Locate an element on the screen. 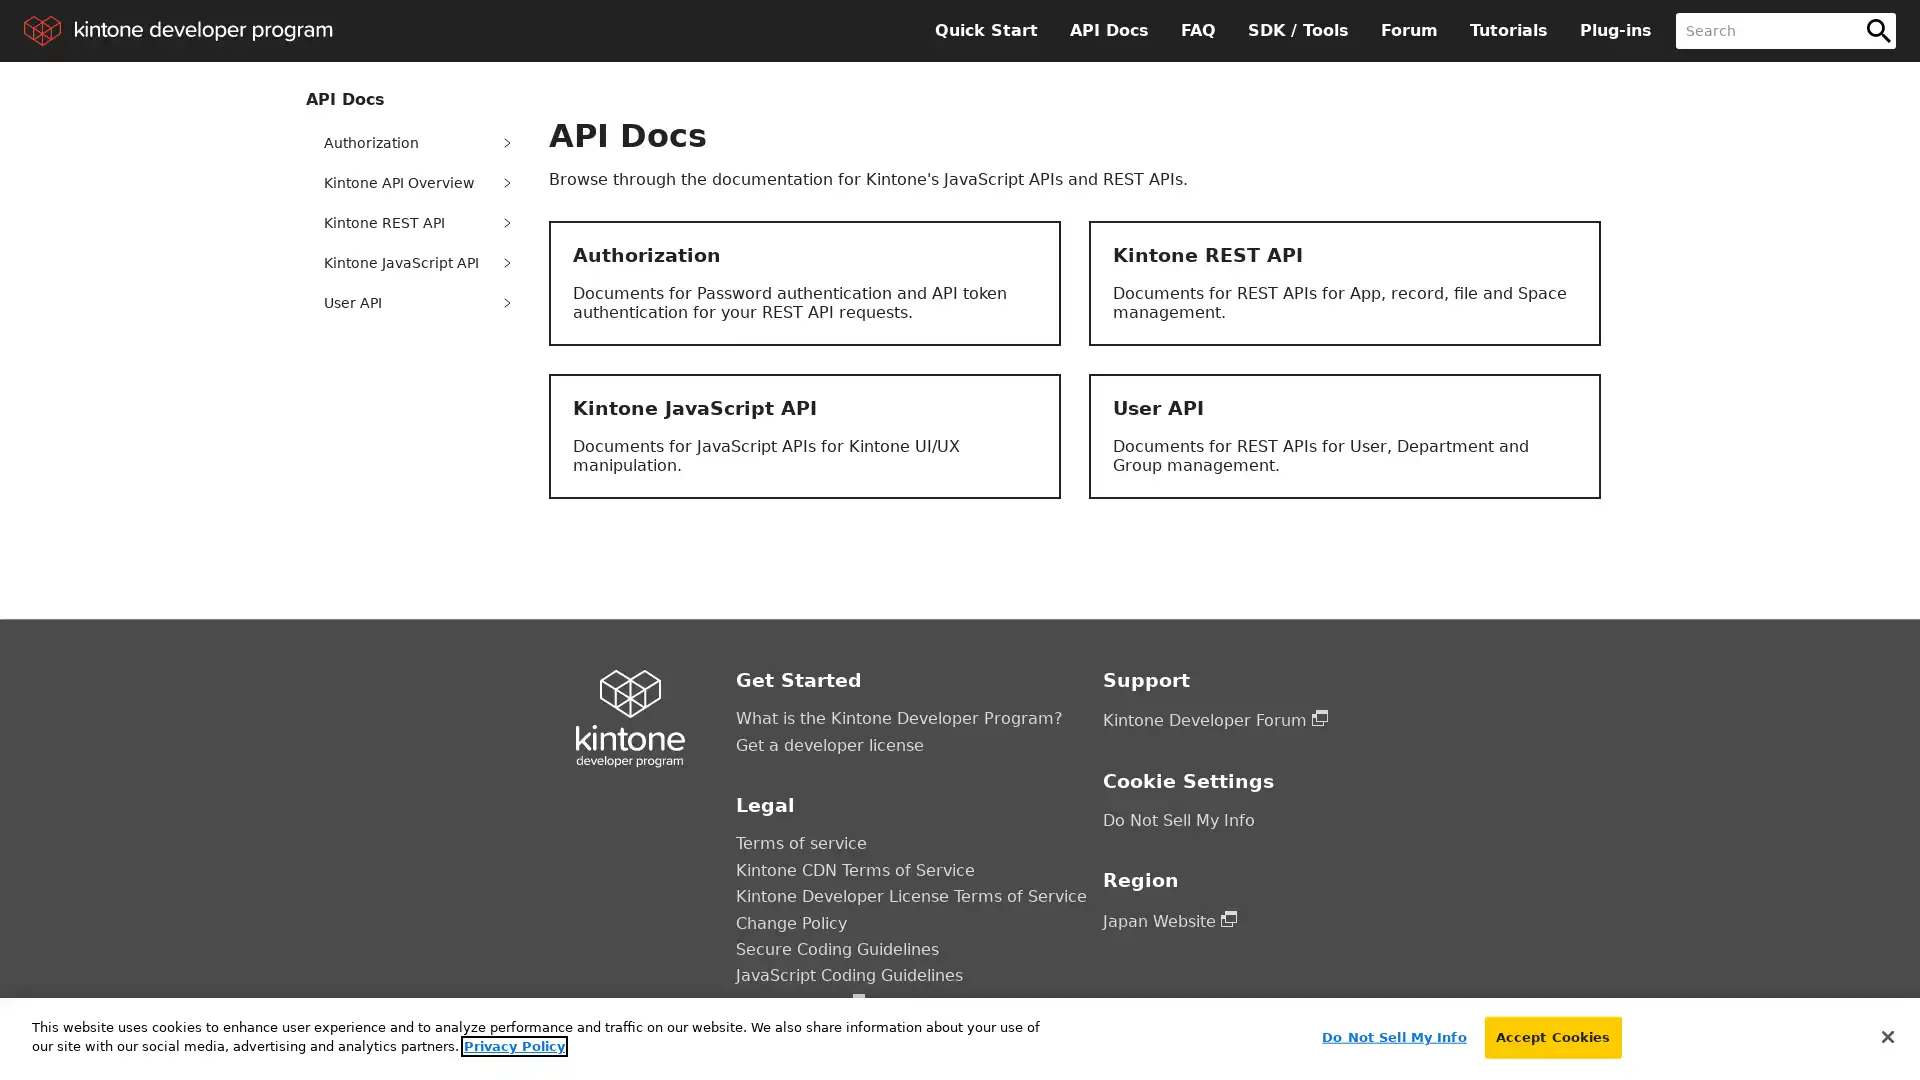  Close is located at coordinates (1886, 1035).